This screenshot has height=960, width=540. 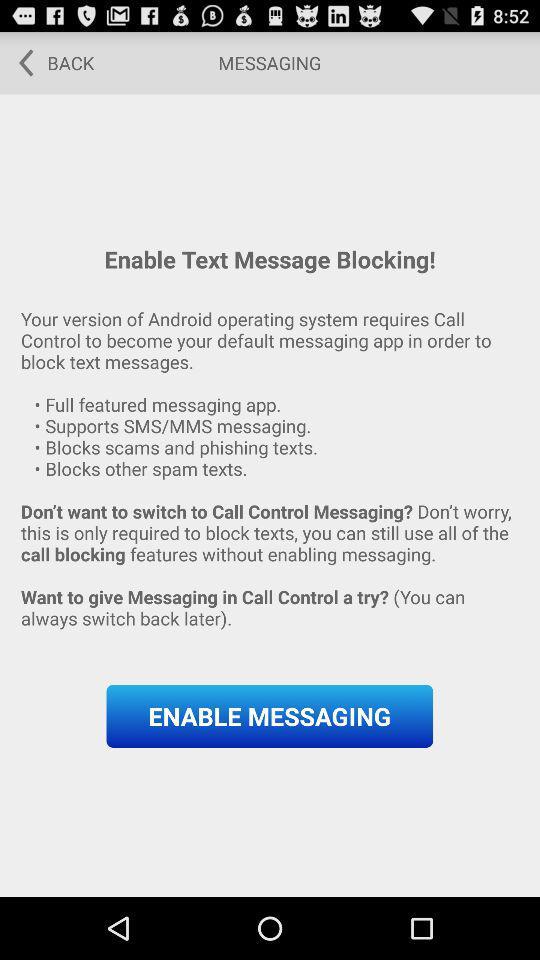 What do you see at coordinates (269, 716) in the screenshot?
I see `app below the your version of icon` at bounding box center [269, 716].